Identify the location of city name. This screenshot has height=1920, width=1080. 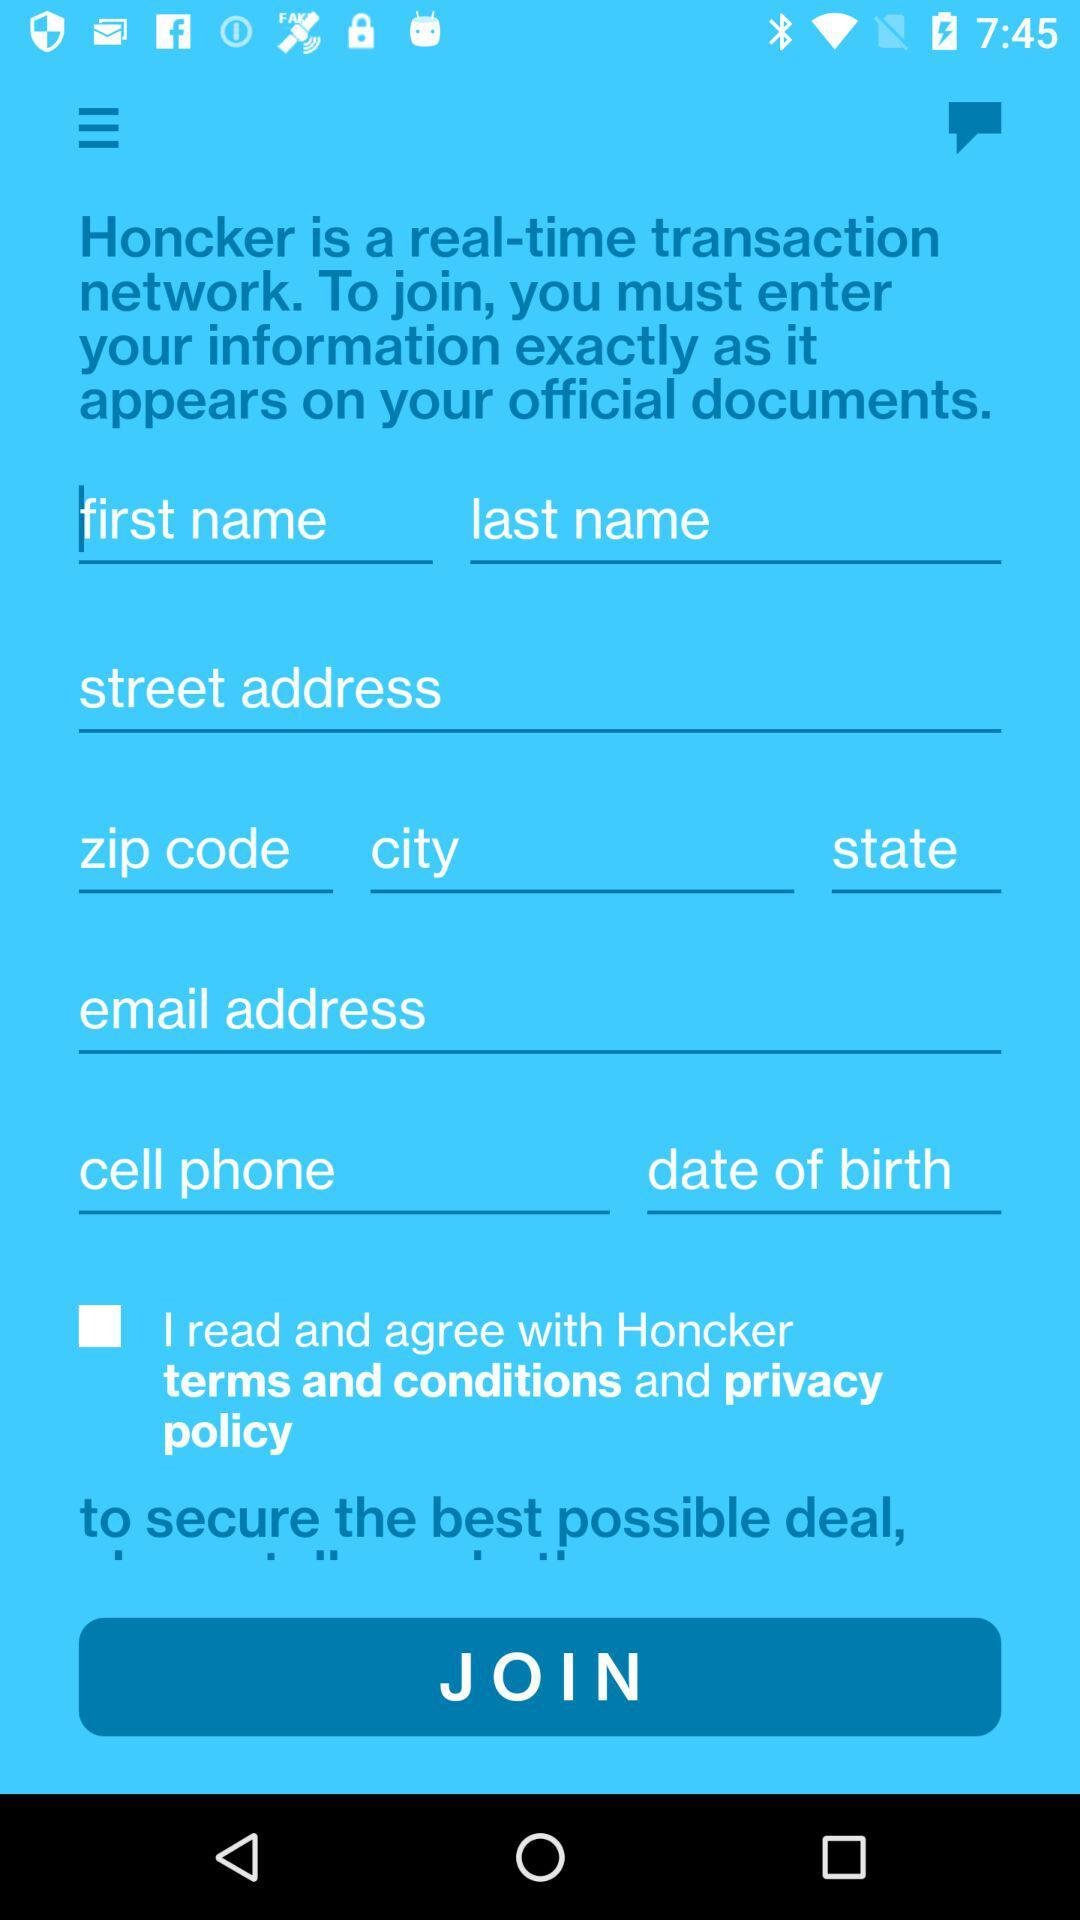
(582, 847).